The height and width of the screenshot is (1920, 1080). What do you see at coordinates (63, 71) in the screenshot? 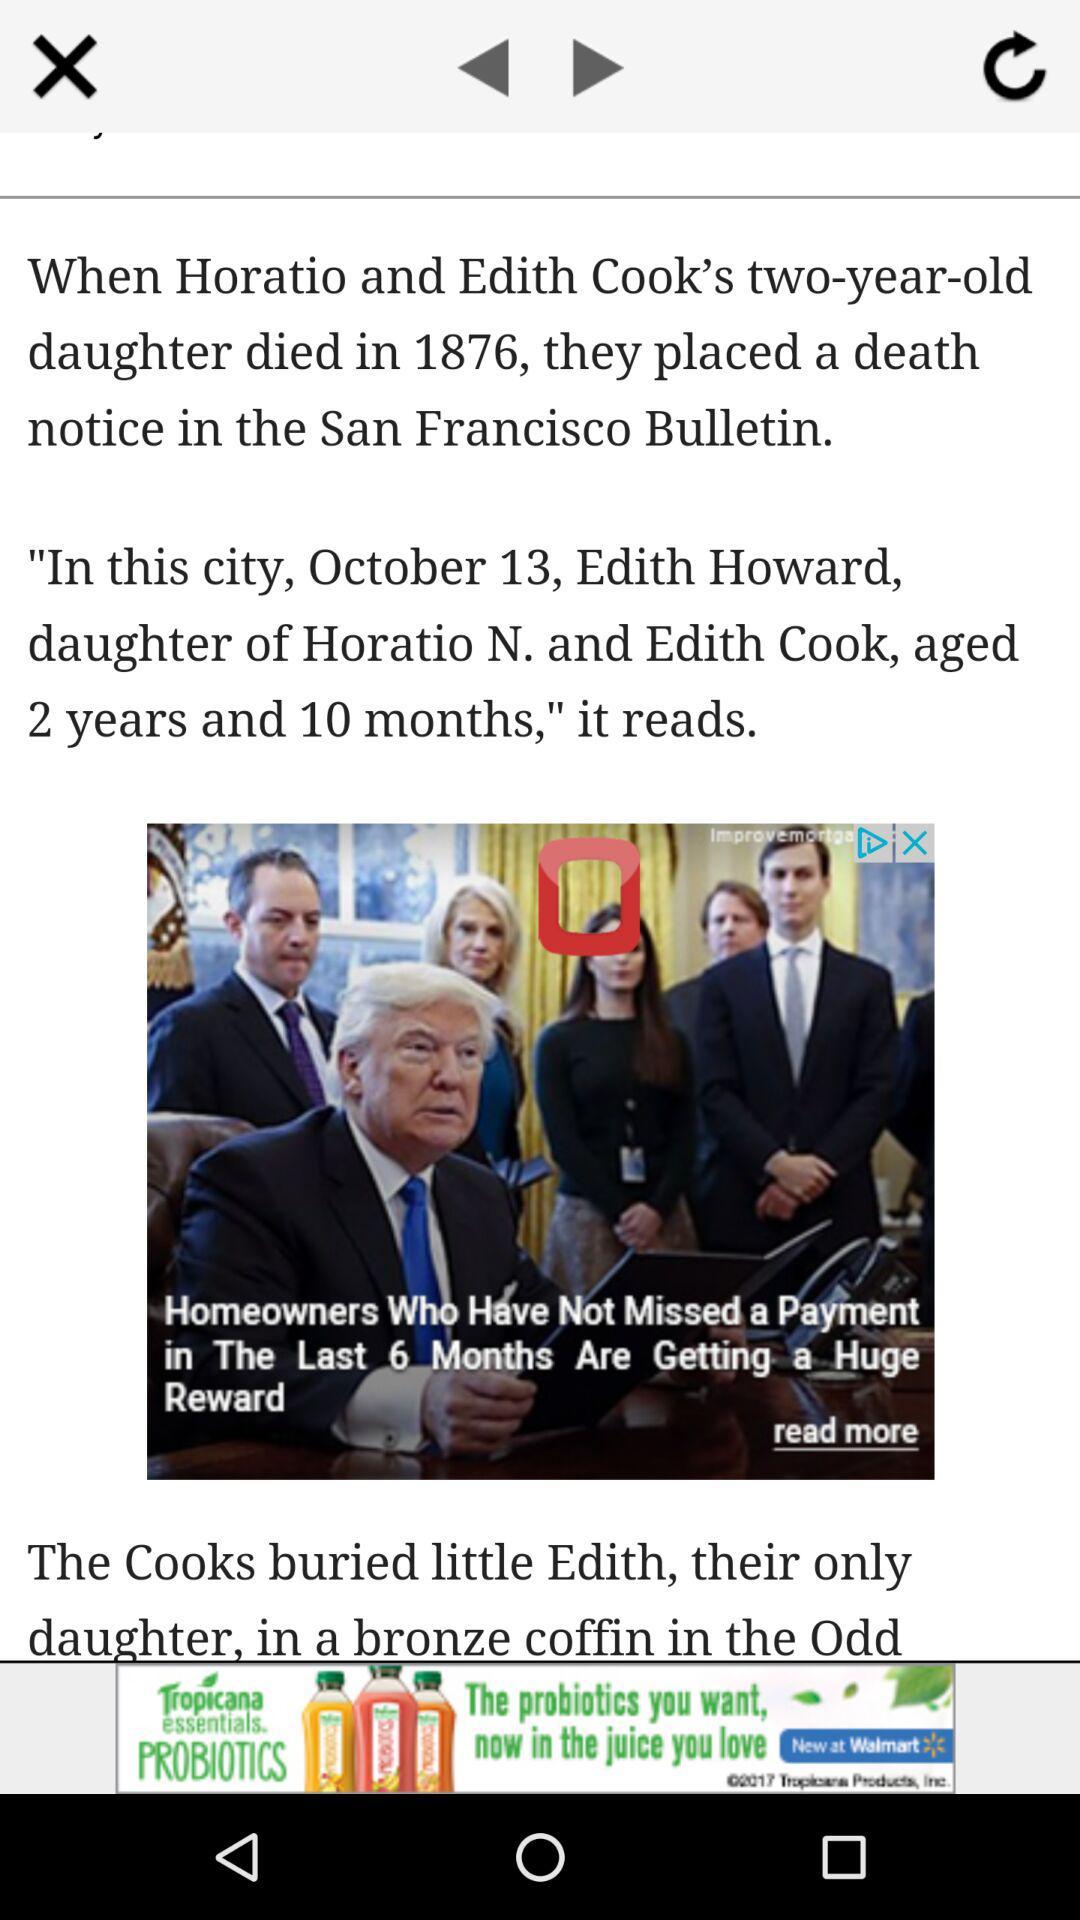
I see `the close icon` at bounding box center [63, 71].